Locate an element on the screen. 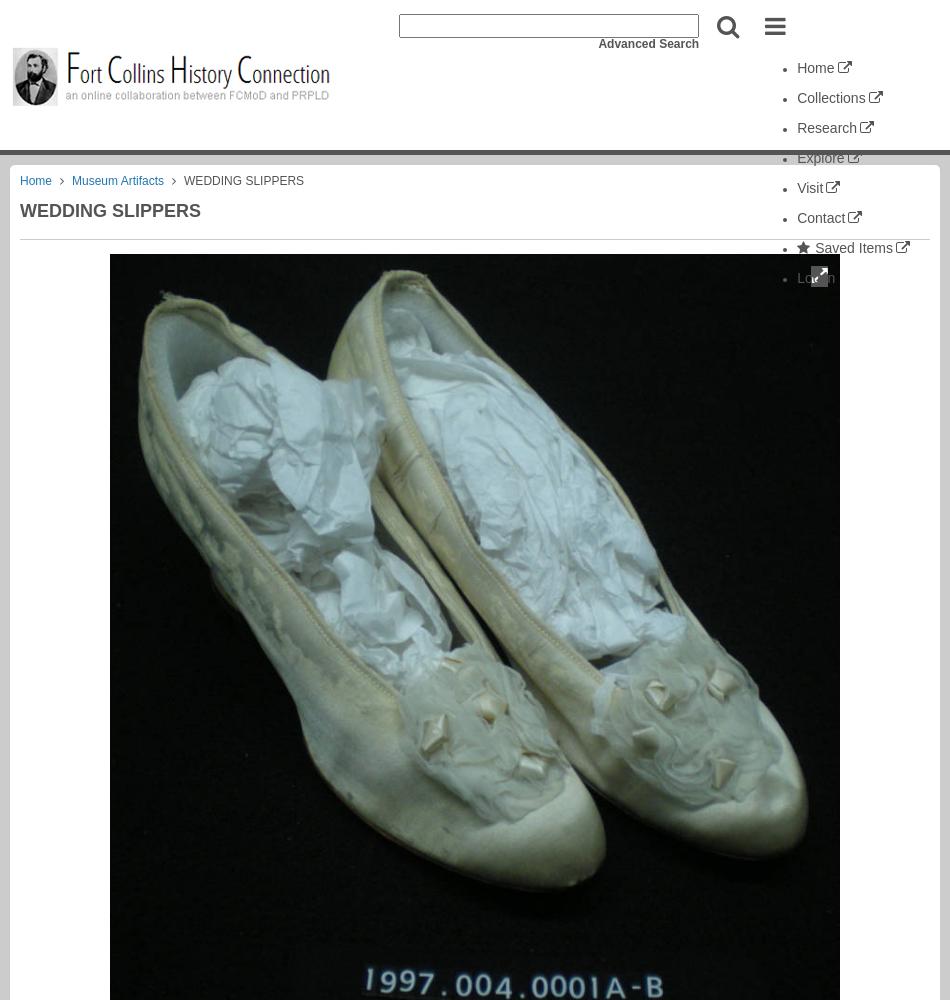 This screenshot has height=1000, width=950. 'Visit' is located at coordinates (795, 188).